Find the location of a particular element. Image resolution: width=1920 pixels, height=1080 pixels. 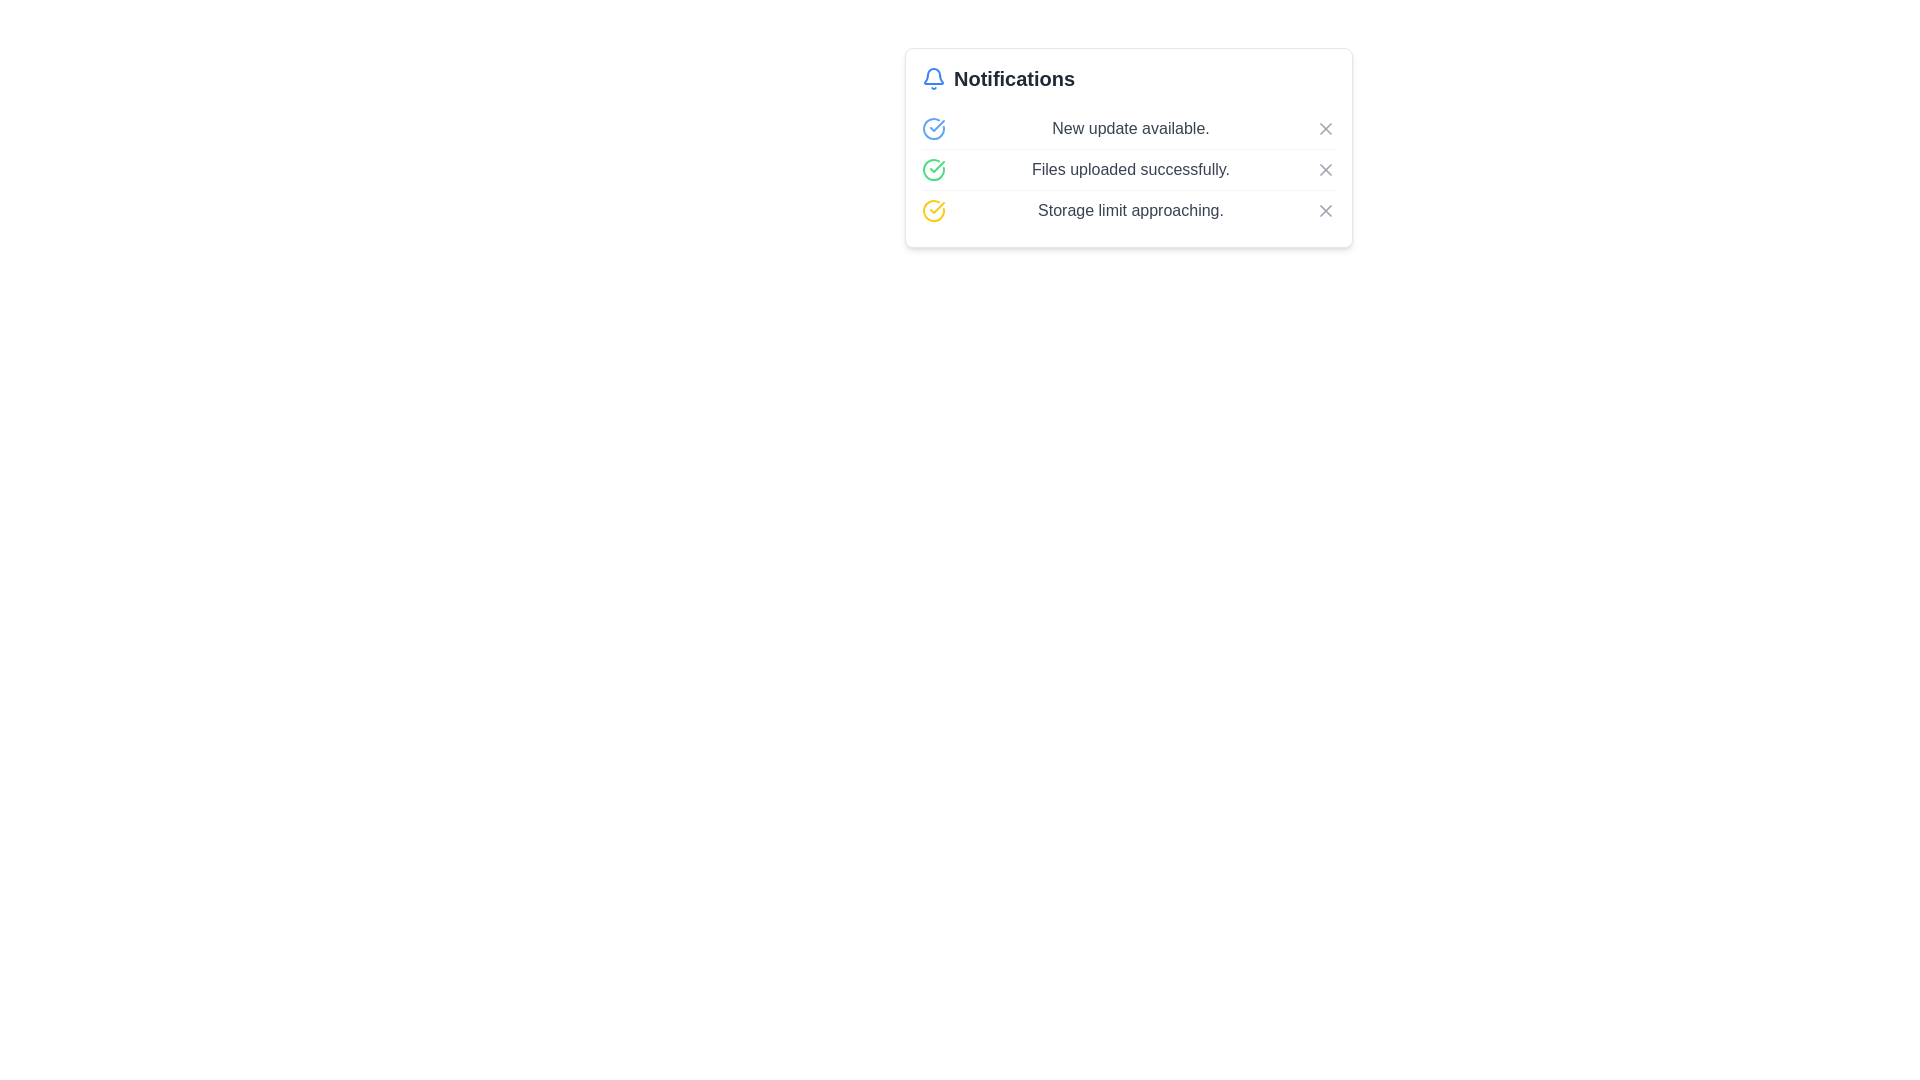

the dismiss button represented by an 'X' icon located on the far right of the notification block is located at coordinates (1325, 211).